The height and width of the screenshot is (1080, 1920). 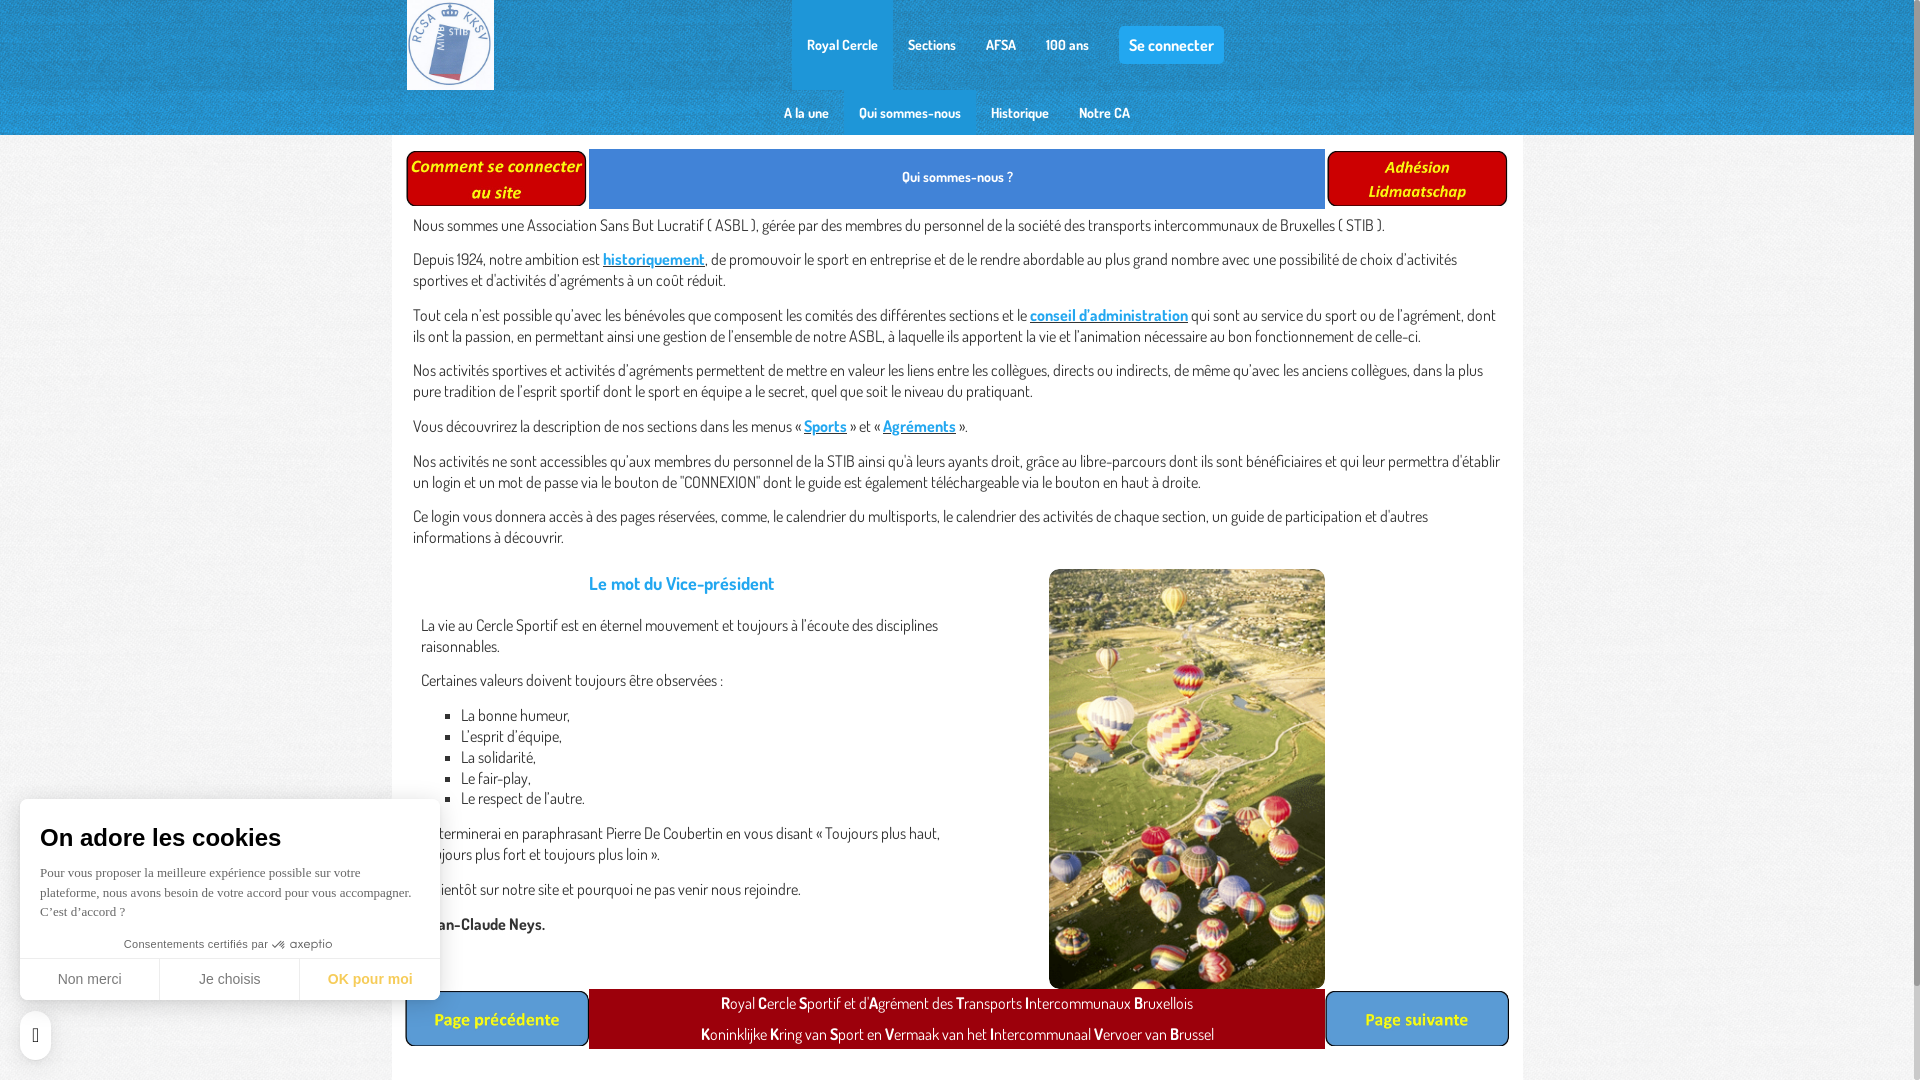 I want to click on 'Sports', so click(x=804, y=424).